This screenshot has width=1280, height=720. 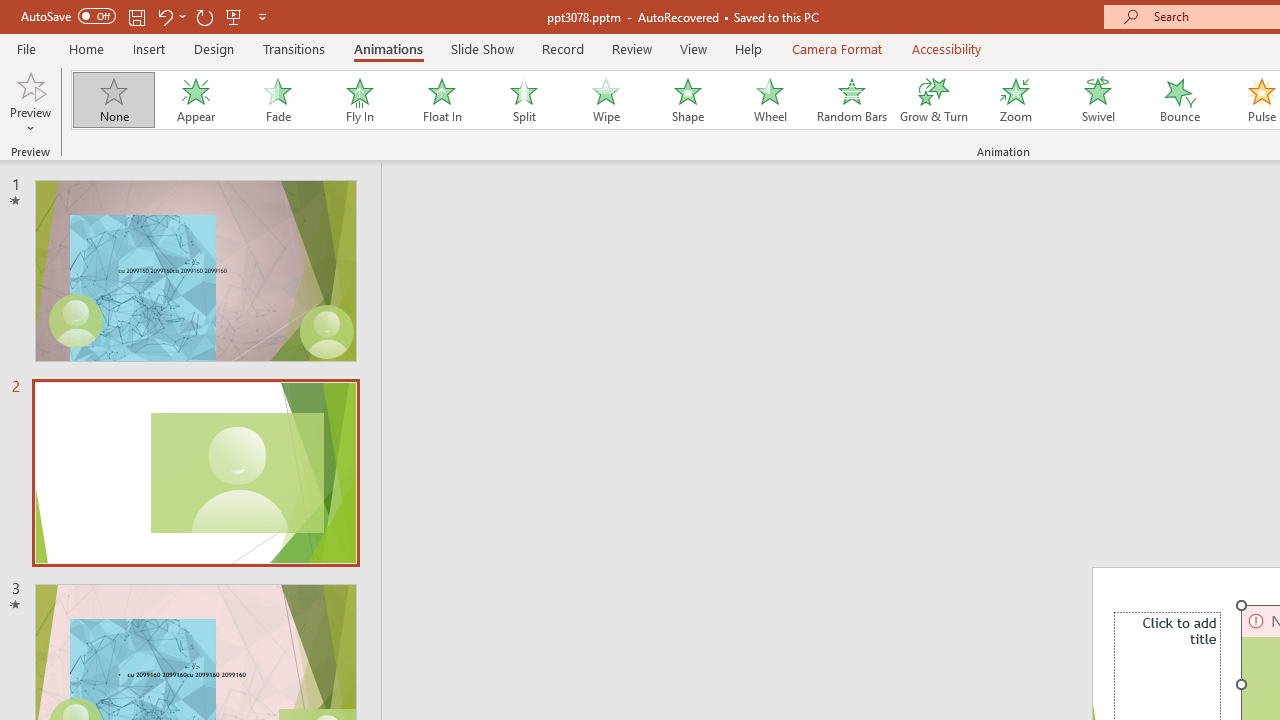 What do you see at coordinates (852, 100) in the screenshot?
I see `'Random Bars'` at bounding box center [852, 100].